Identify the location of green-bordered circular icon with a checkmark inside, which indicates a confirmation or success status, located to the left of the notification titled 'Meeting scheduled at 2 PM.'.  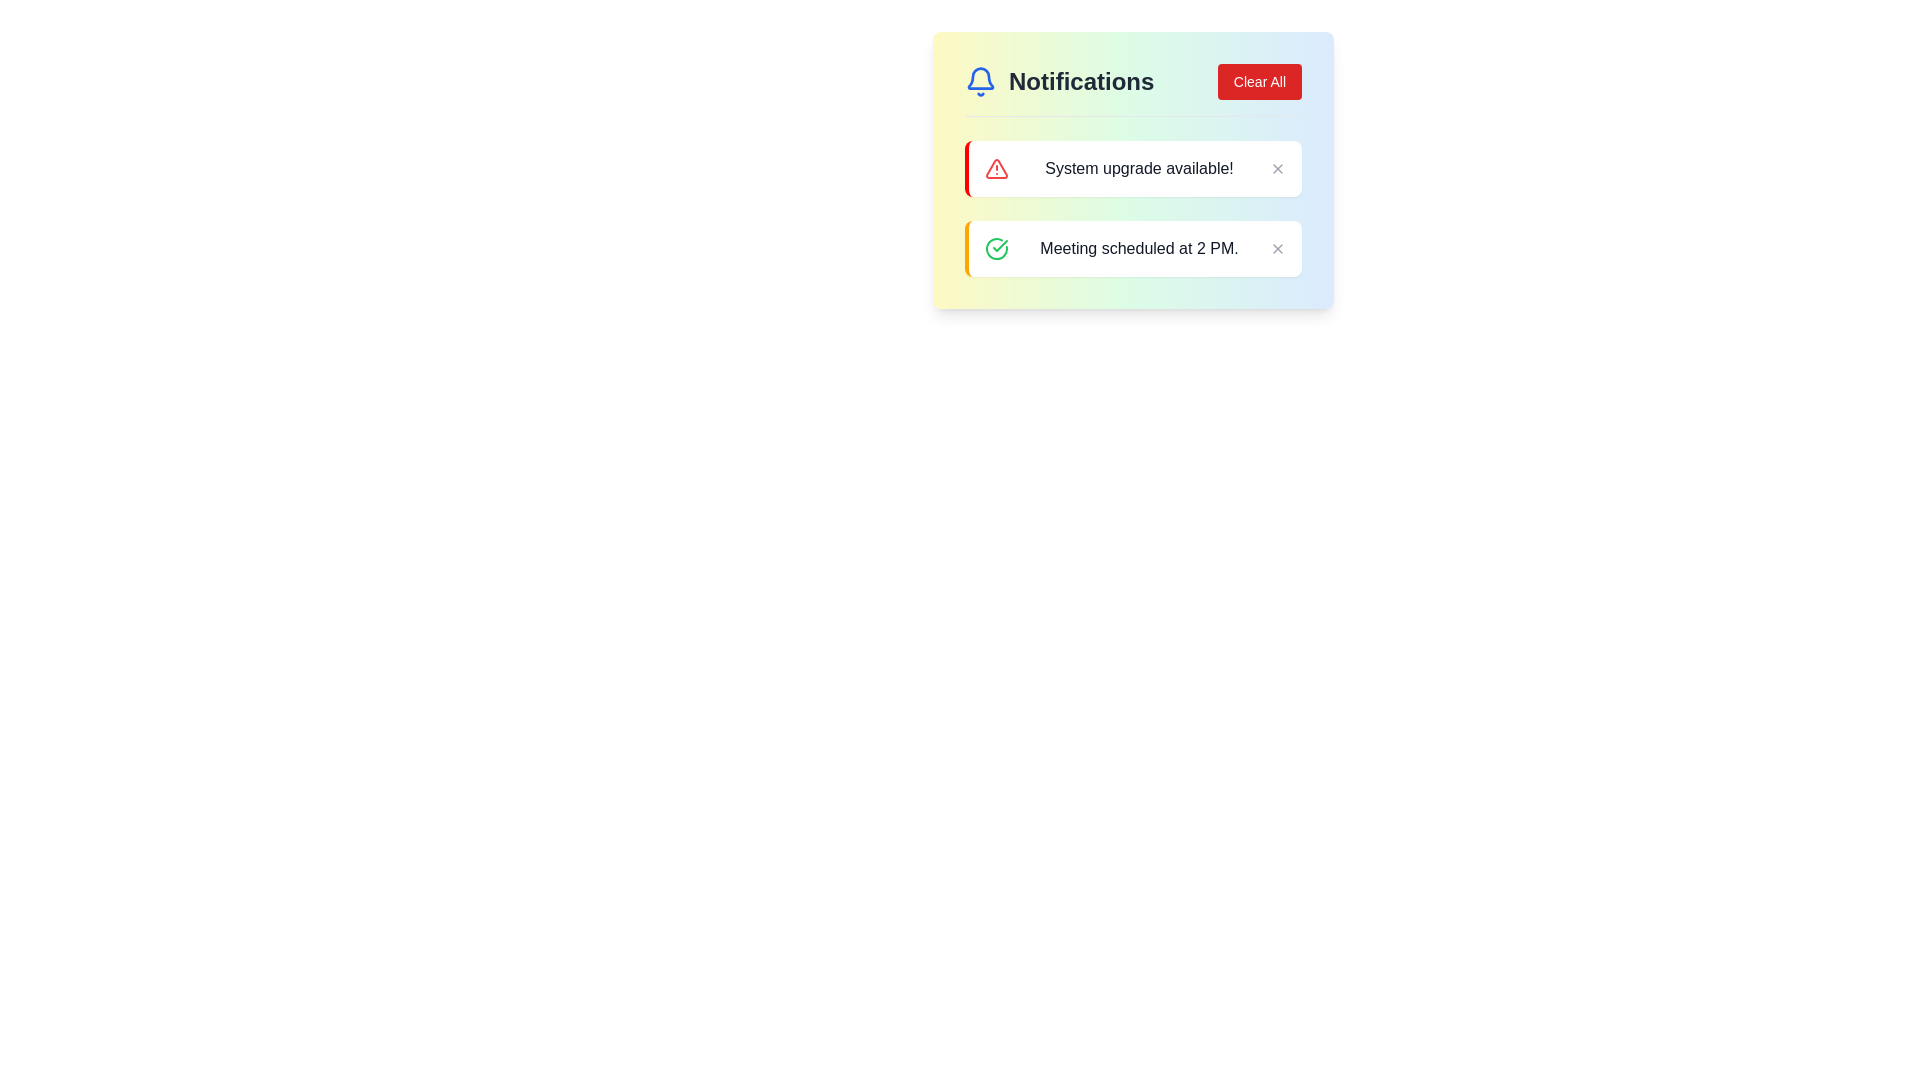
(997, 248).